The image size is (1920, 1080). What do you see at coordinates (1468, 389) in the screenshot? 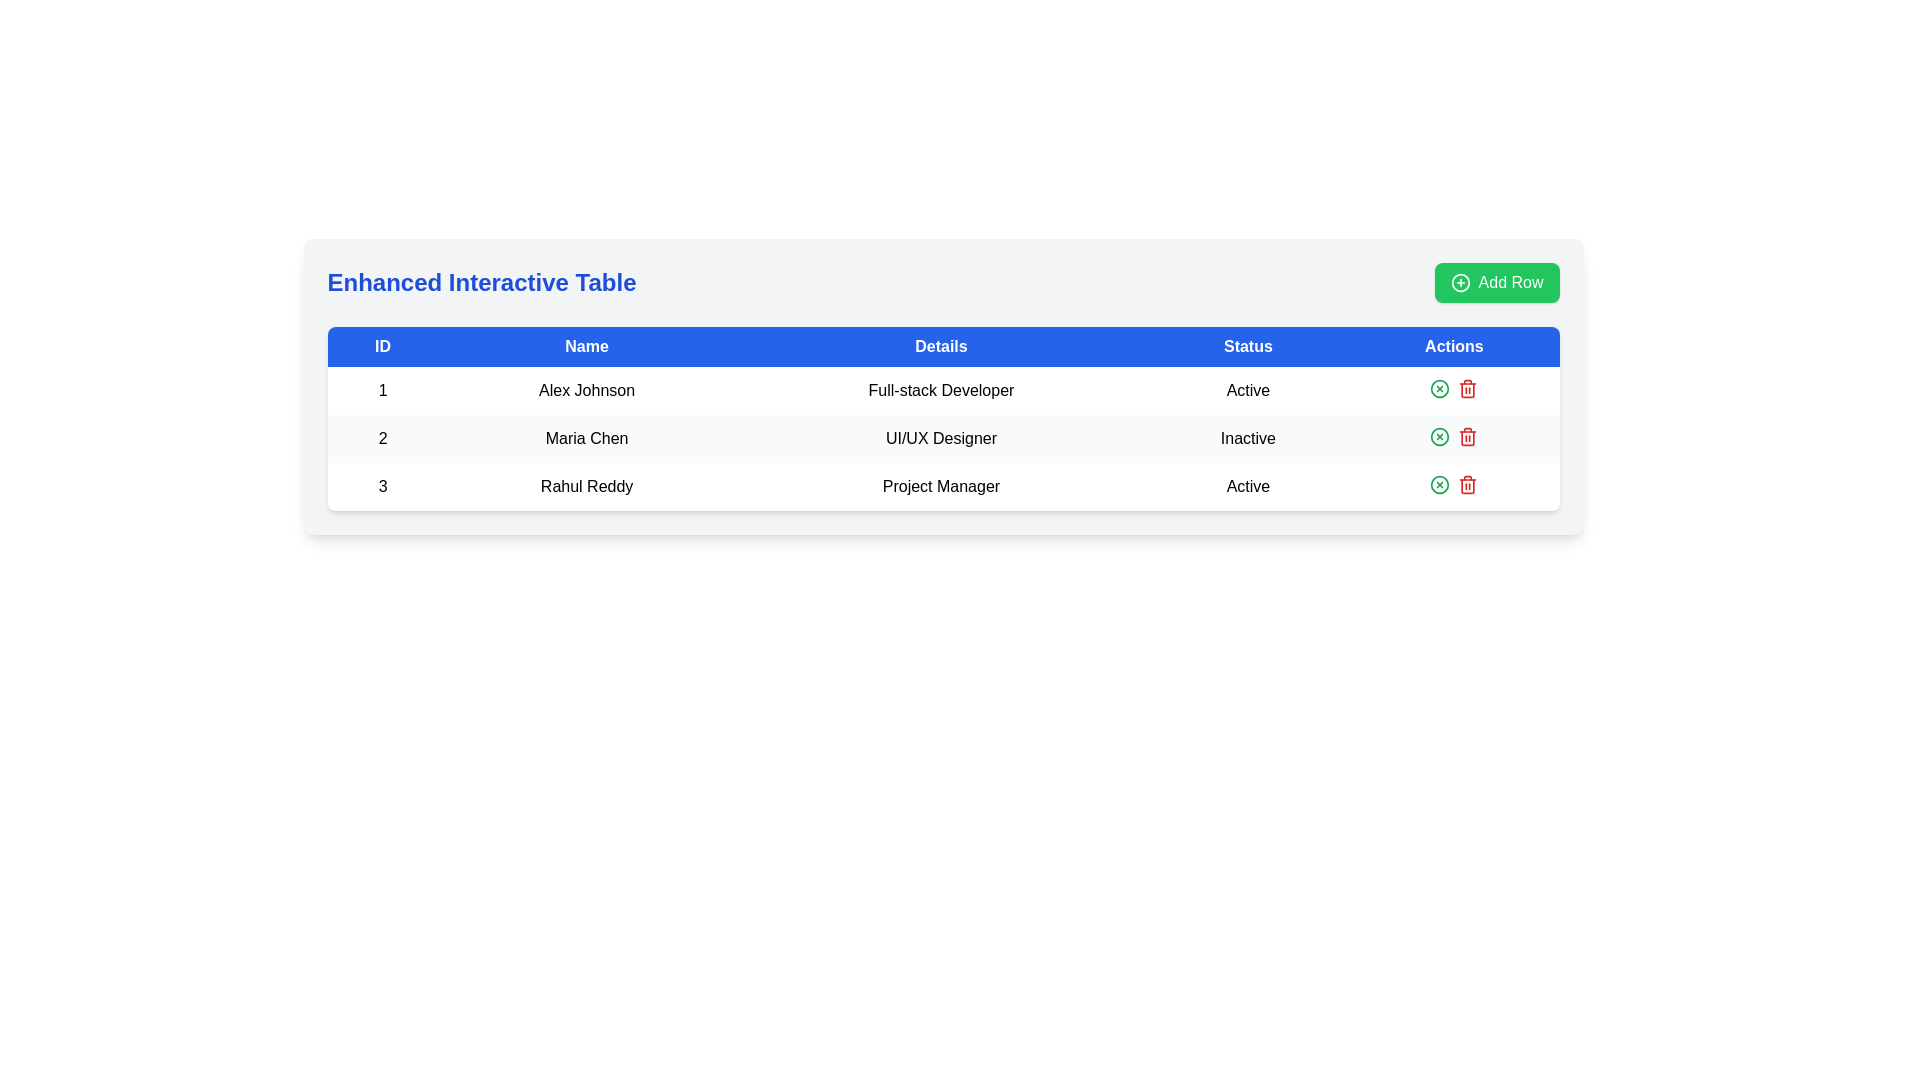
I see `the delete button located in the 'Actions' column of the third row in the table, which is the second icon to the right of a green checkmark icon` at bounding box center [1468, 389].